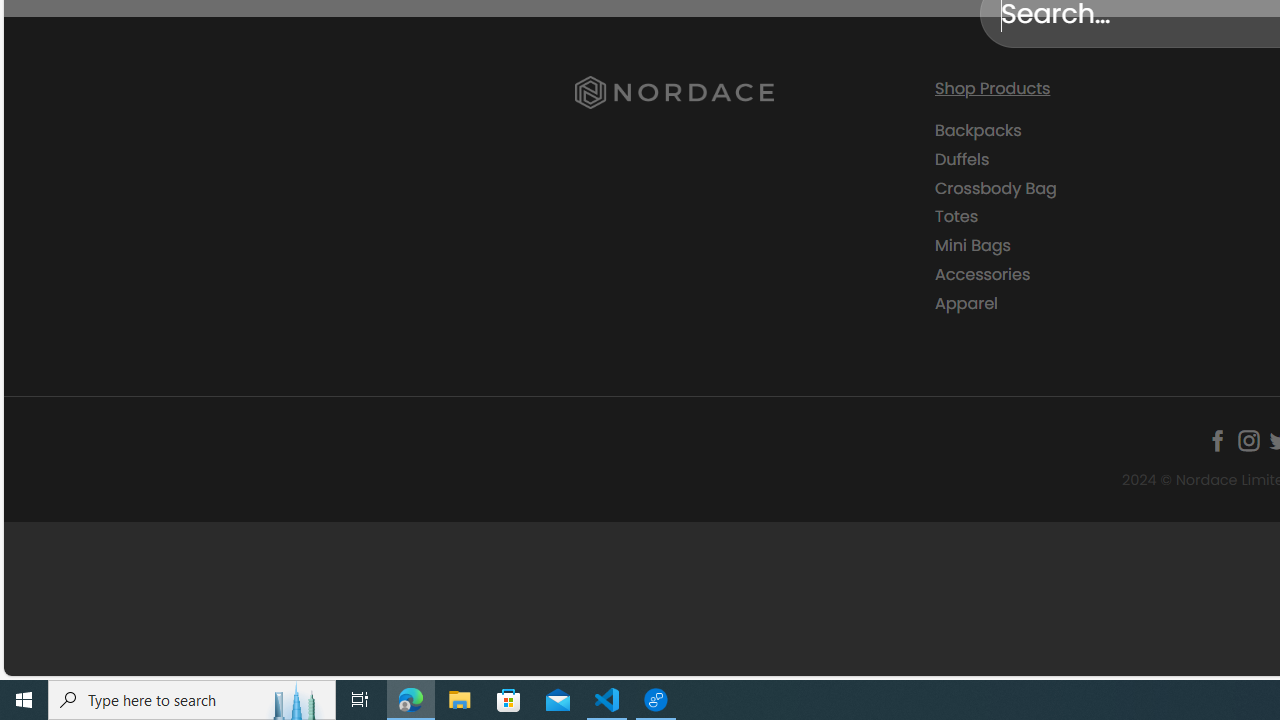 The image size is (1280, 720). I want to click on 'Follow on Instagram', so click(1247, 440).